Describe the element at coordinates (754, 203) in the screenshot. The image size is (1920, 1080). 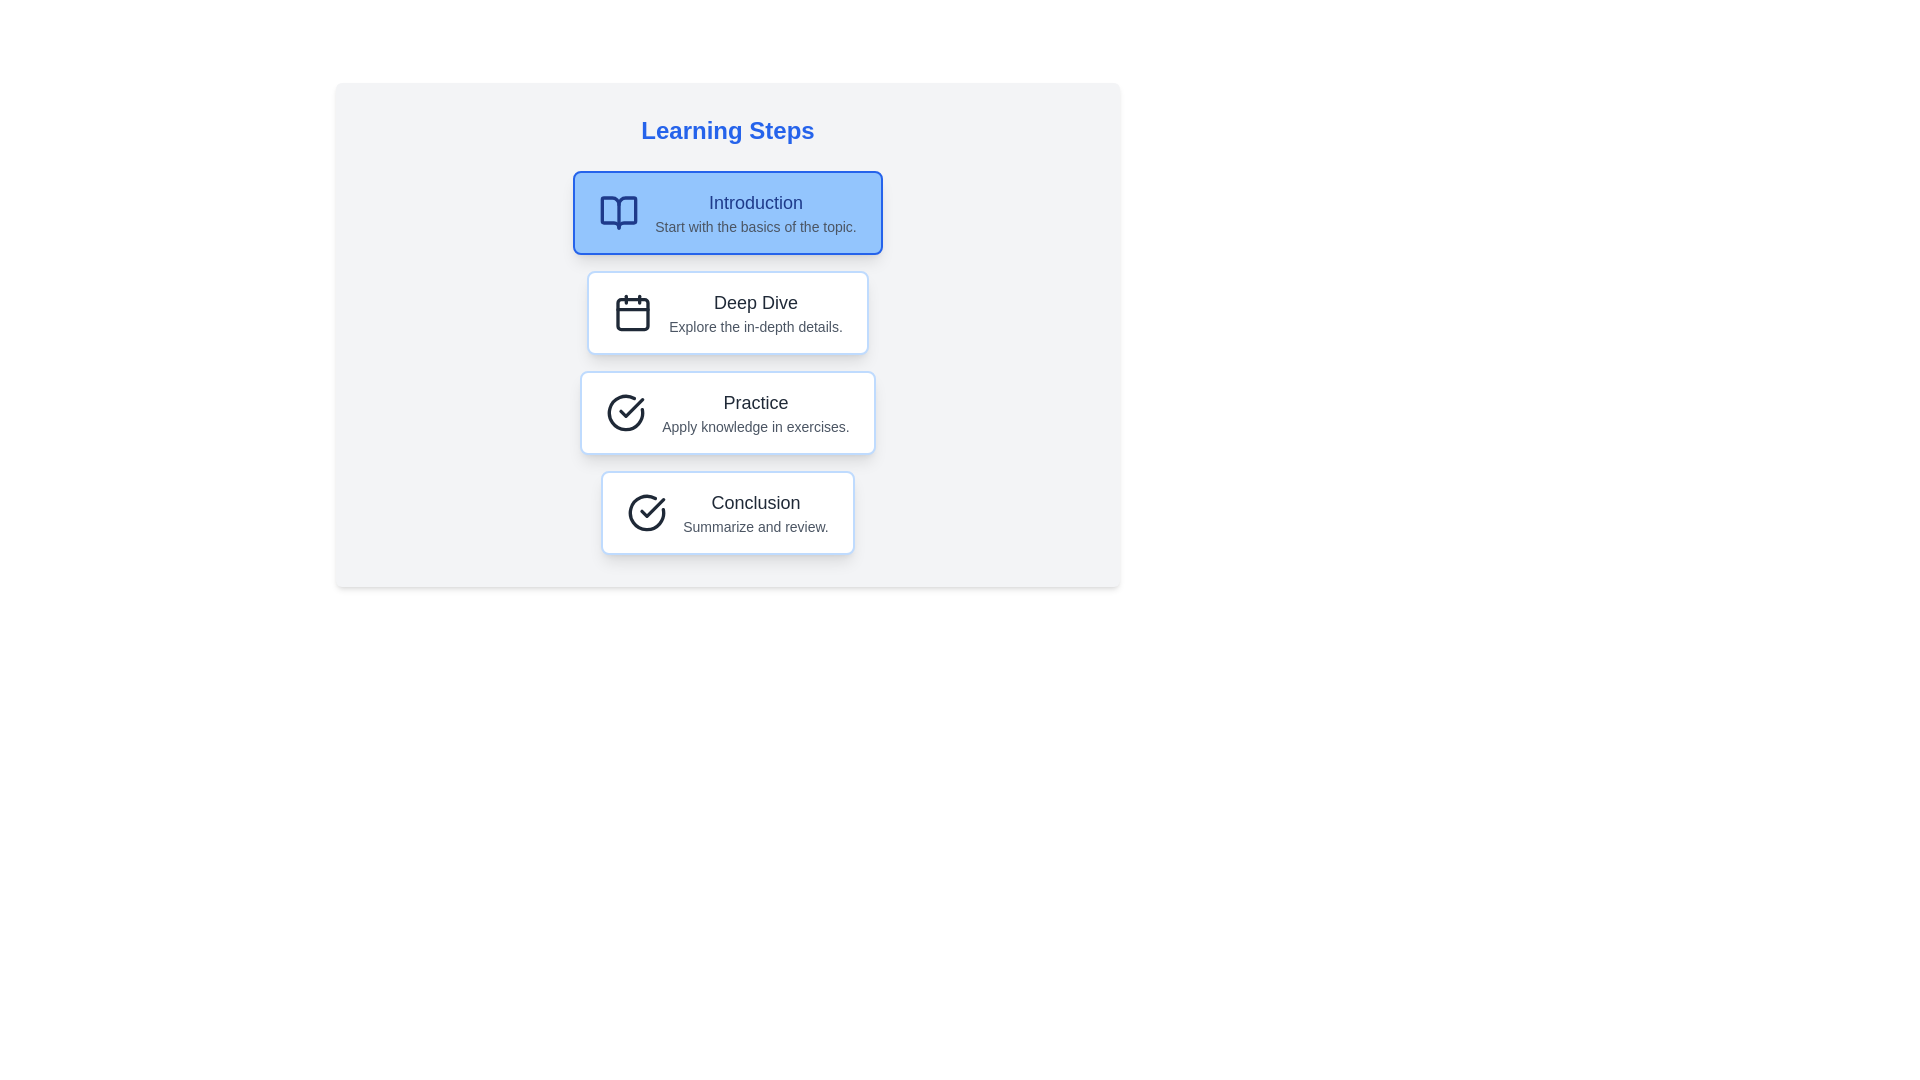
I see `the 'Introduction' text label, which is styled in bold, blue text and is located at the top of the action cards under 'Learning Steps'` at that location.